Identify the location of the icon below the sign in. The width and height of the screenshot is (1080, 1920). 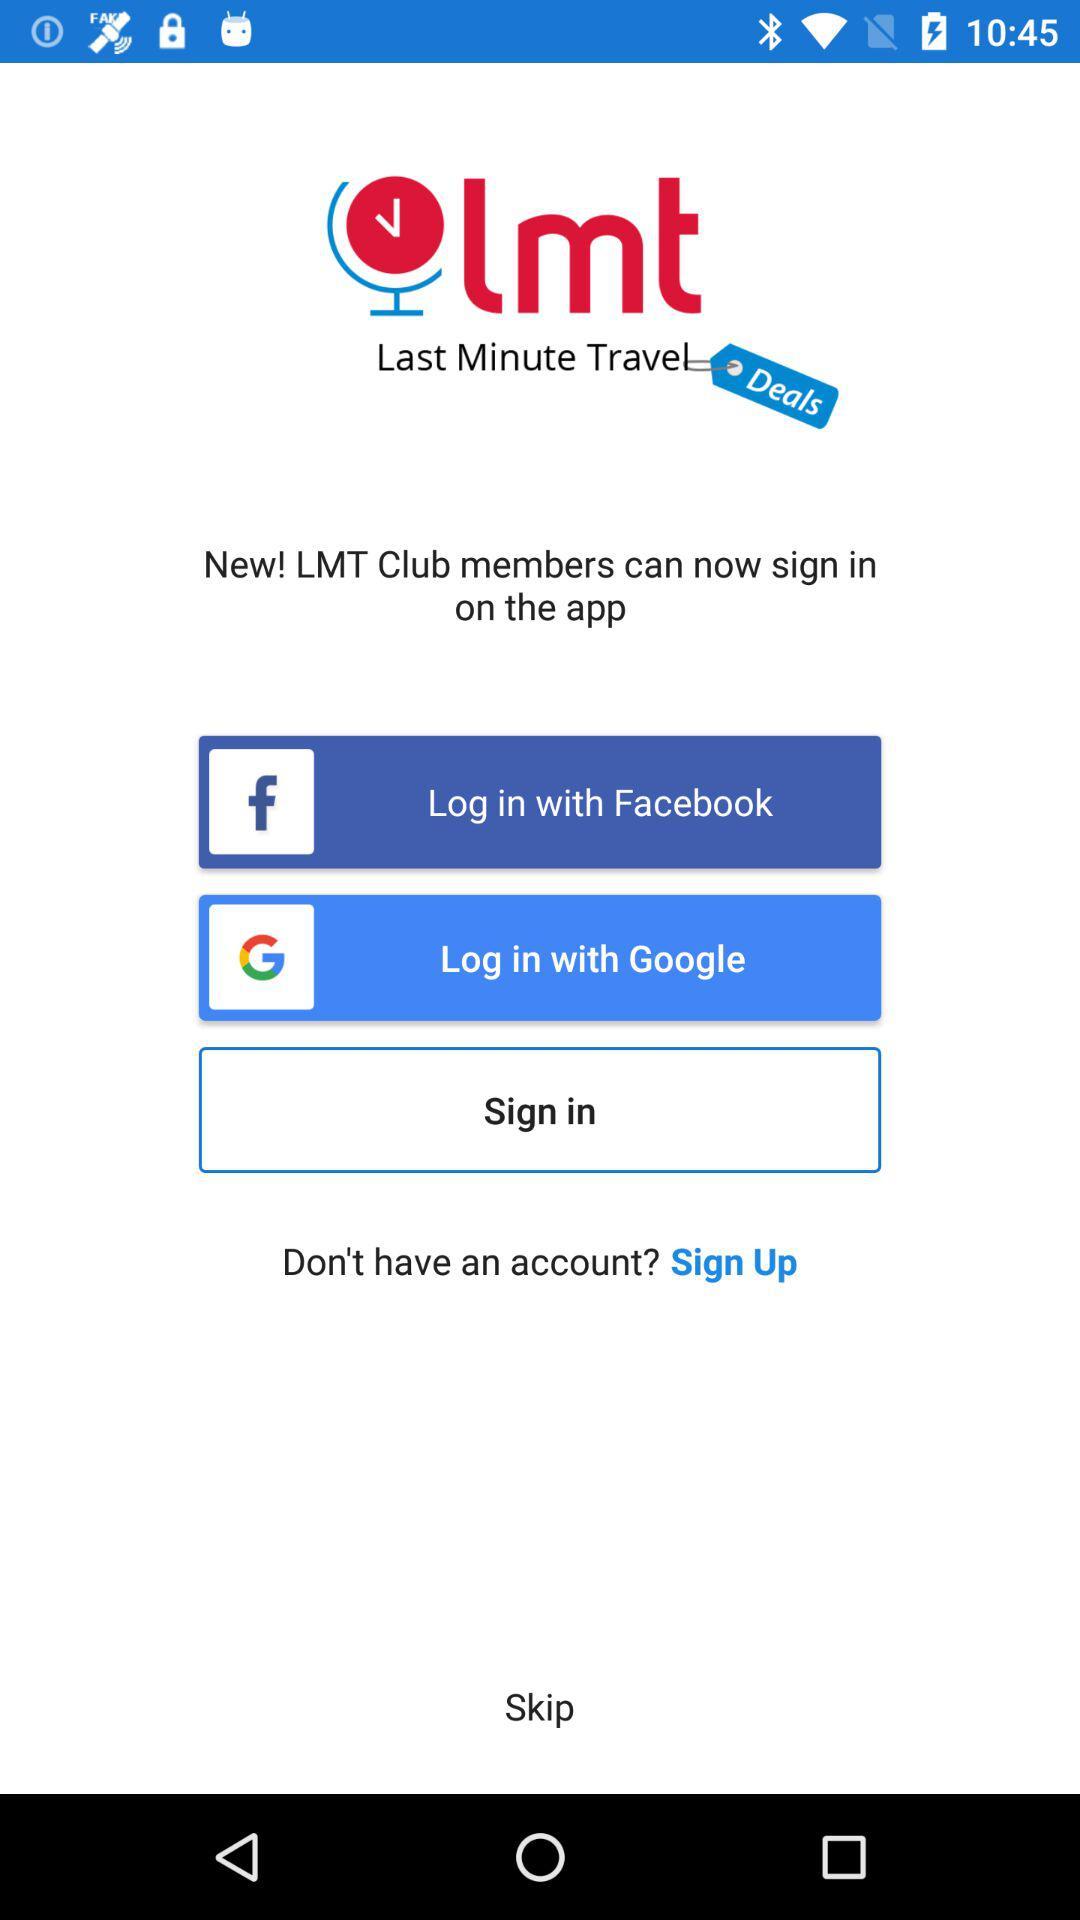
(734, 1259).